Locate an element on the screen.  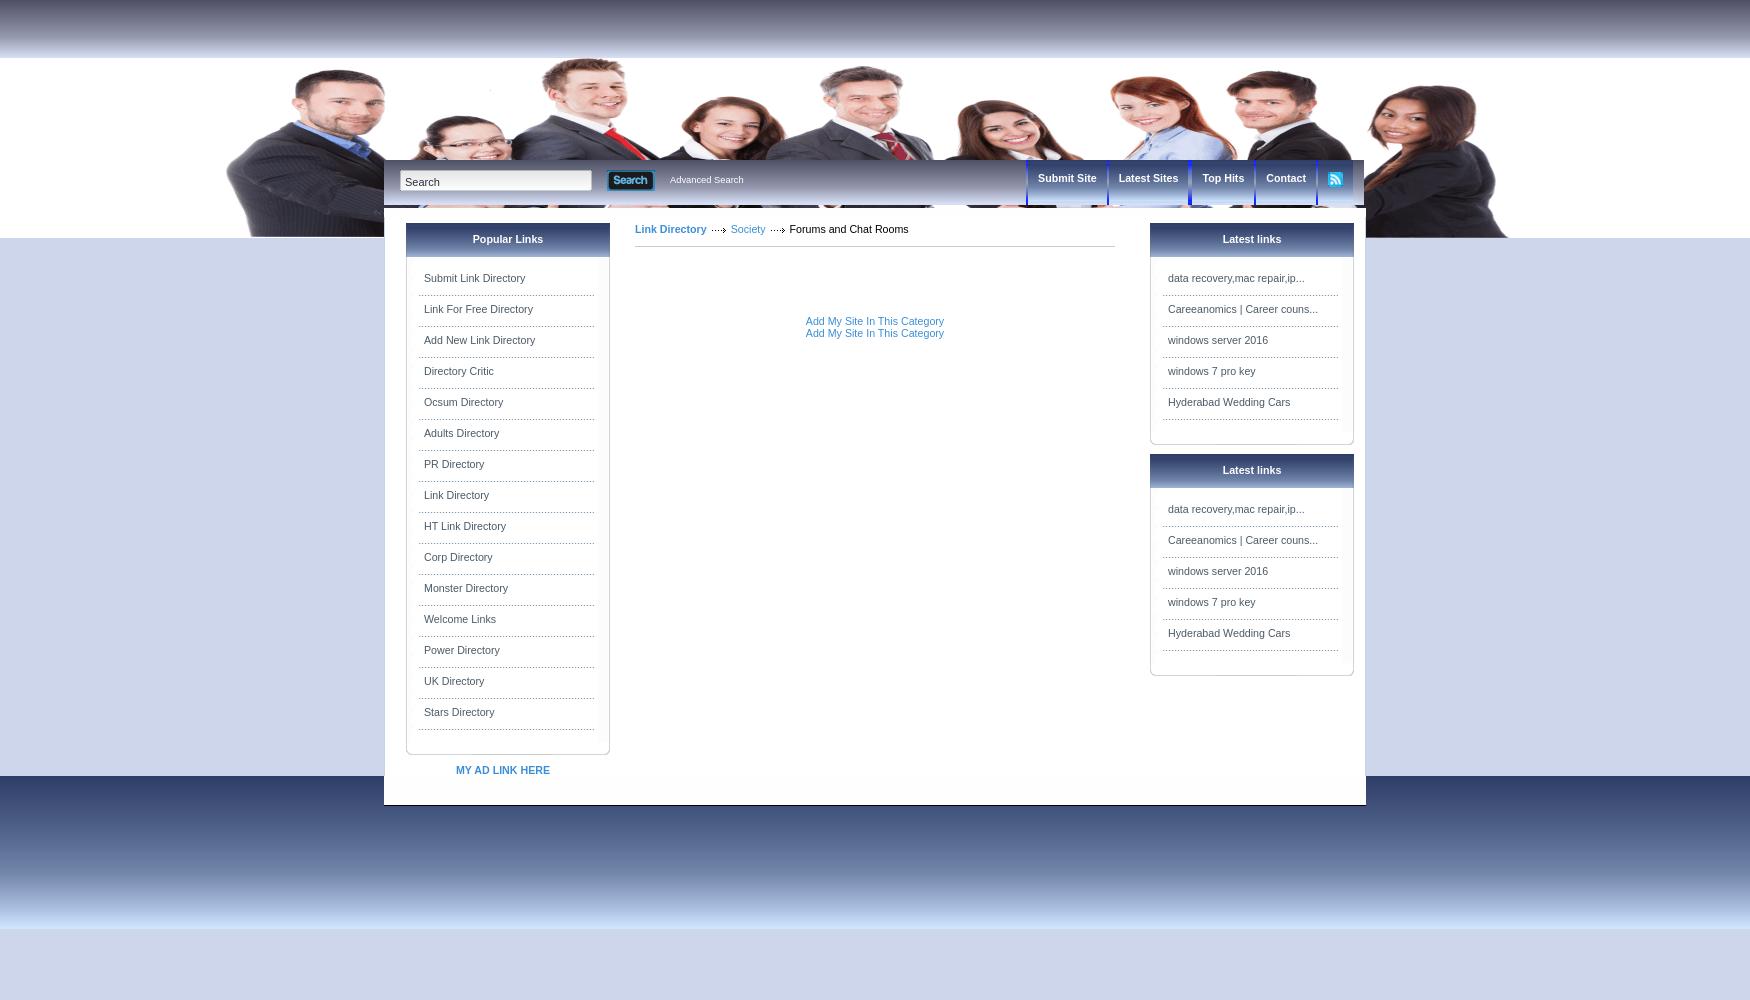
'Stars Directory' is located at coordinates (459, 711).